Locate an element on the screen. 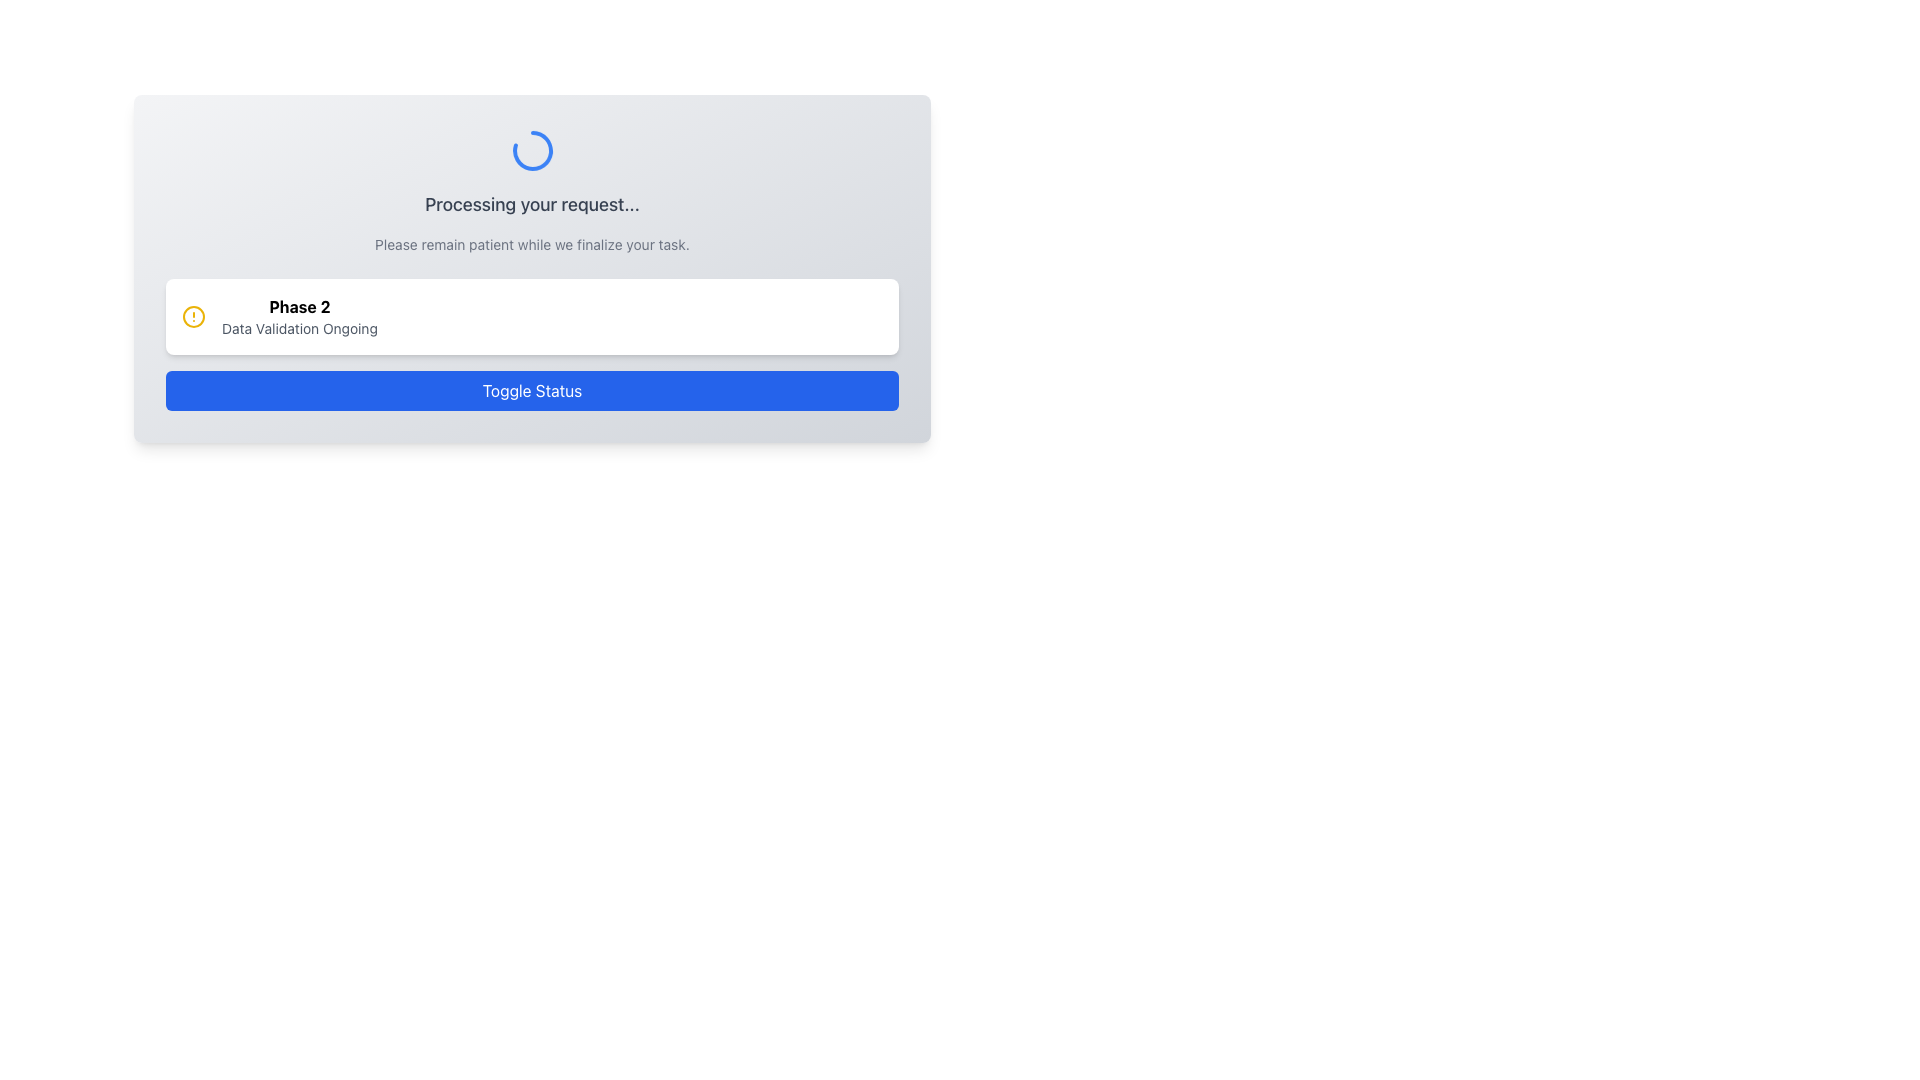 Image resolution: width=1920 pixels, height=1080 pixels. the Text block that displays the current phase and its status, located below the spinner icon and above the blue button labeled 'Toggle Status' is located at coordinates (532, 281).